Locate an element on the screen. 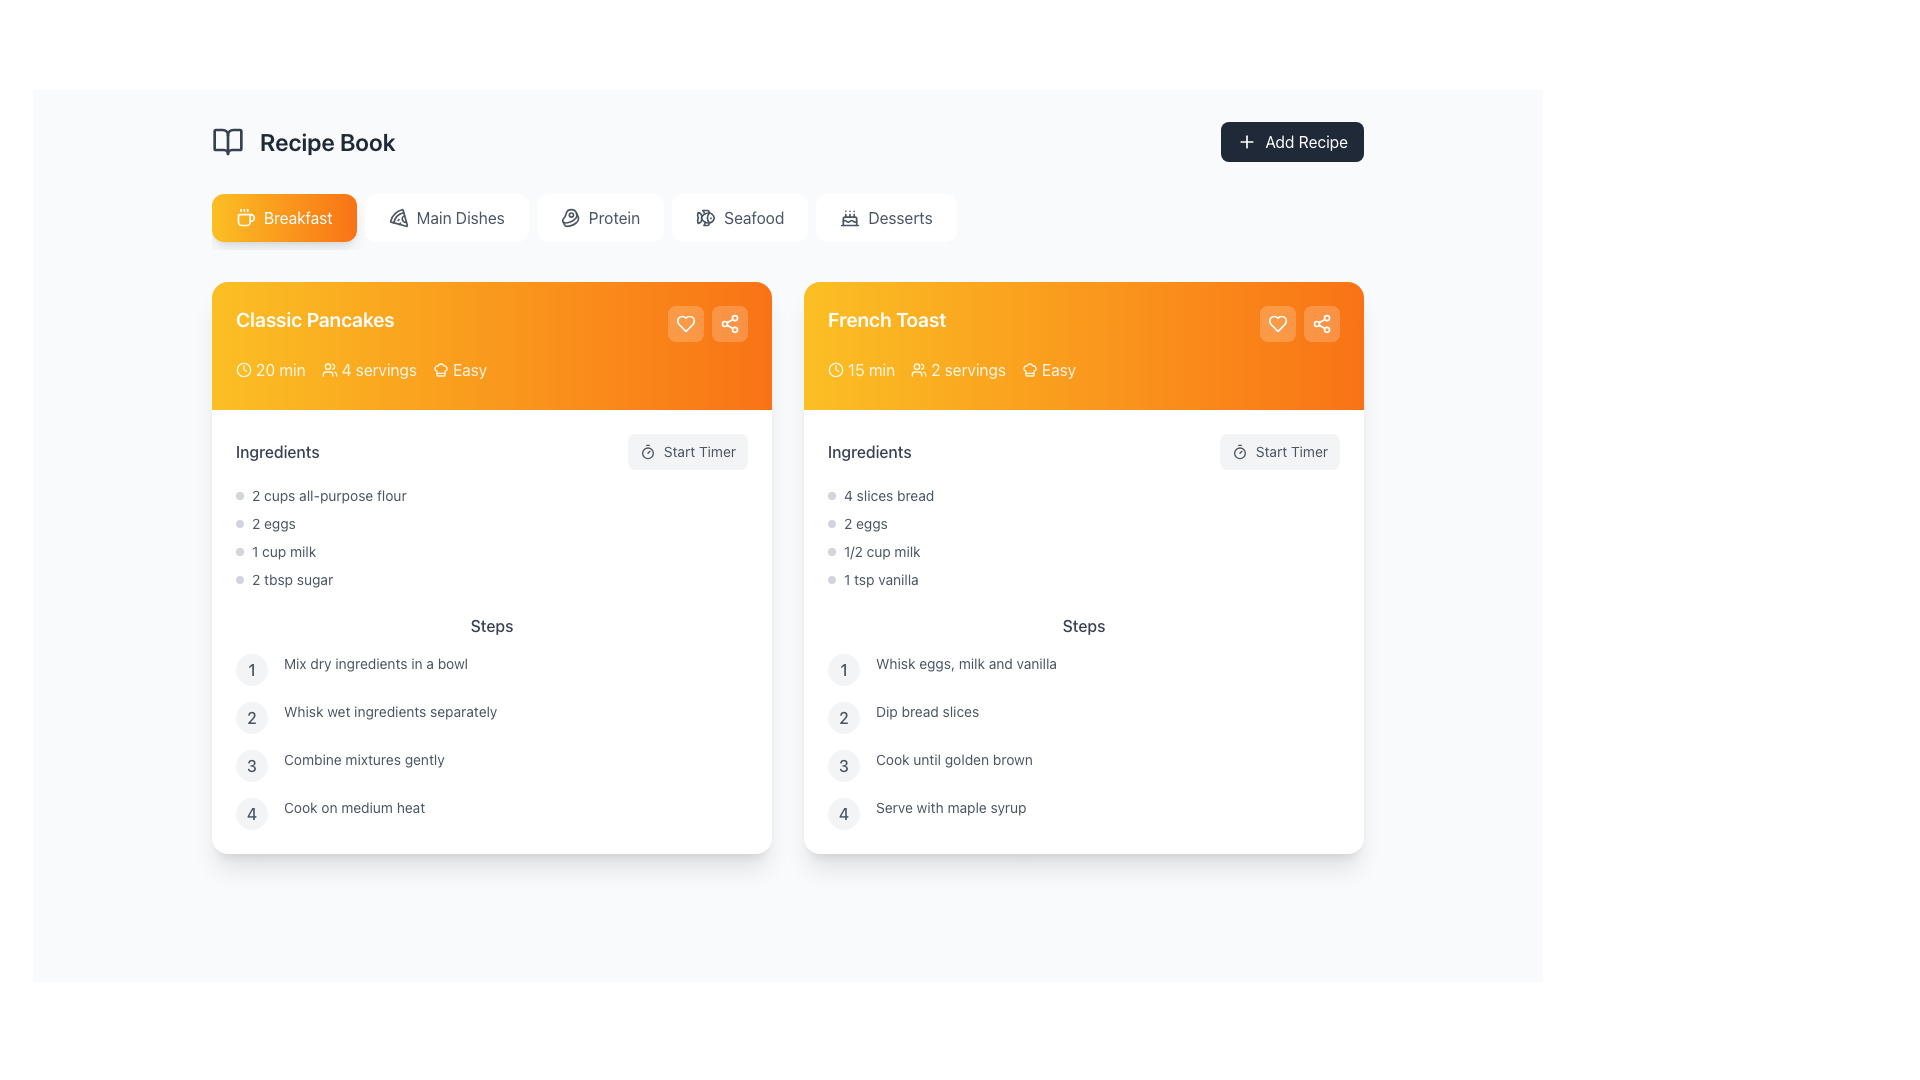 The image size is (1920, 1080). the circular badge with a light gray background containing the number '2' in dark gray, located in the 'Steps' section of the 'French Toast' recipe card, to the left of the text 'Dip bread slices' is located at coordinates (844, 716).